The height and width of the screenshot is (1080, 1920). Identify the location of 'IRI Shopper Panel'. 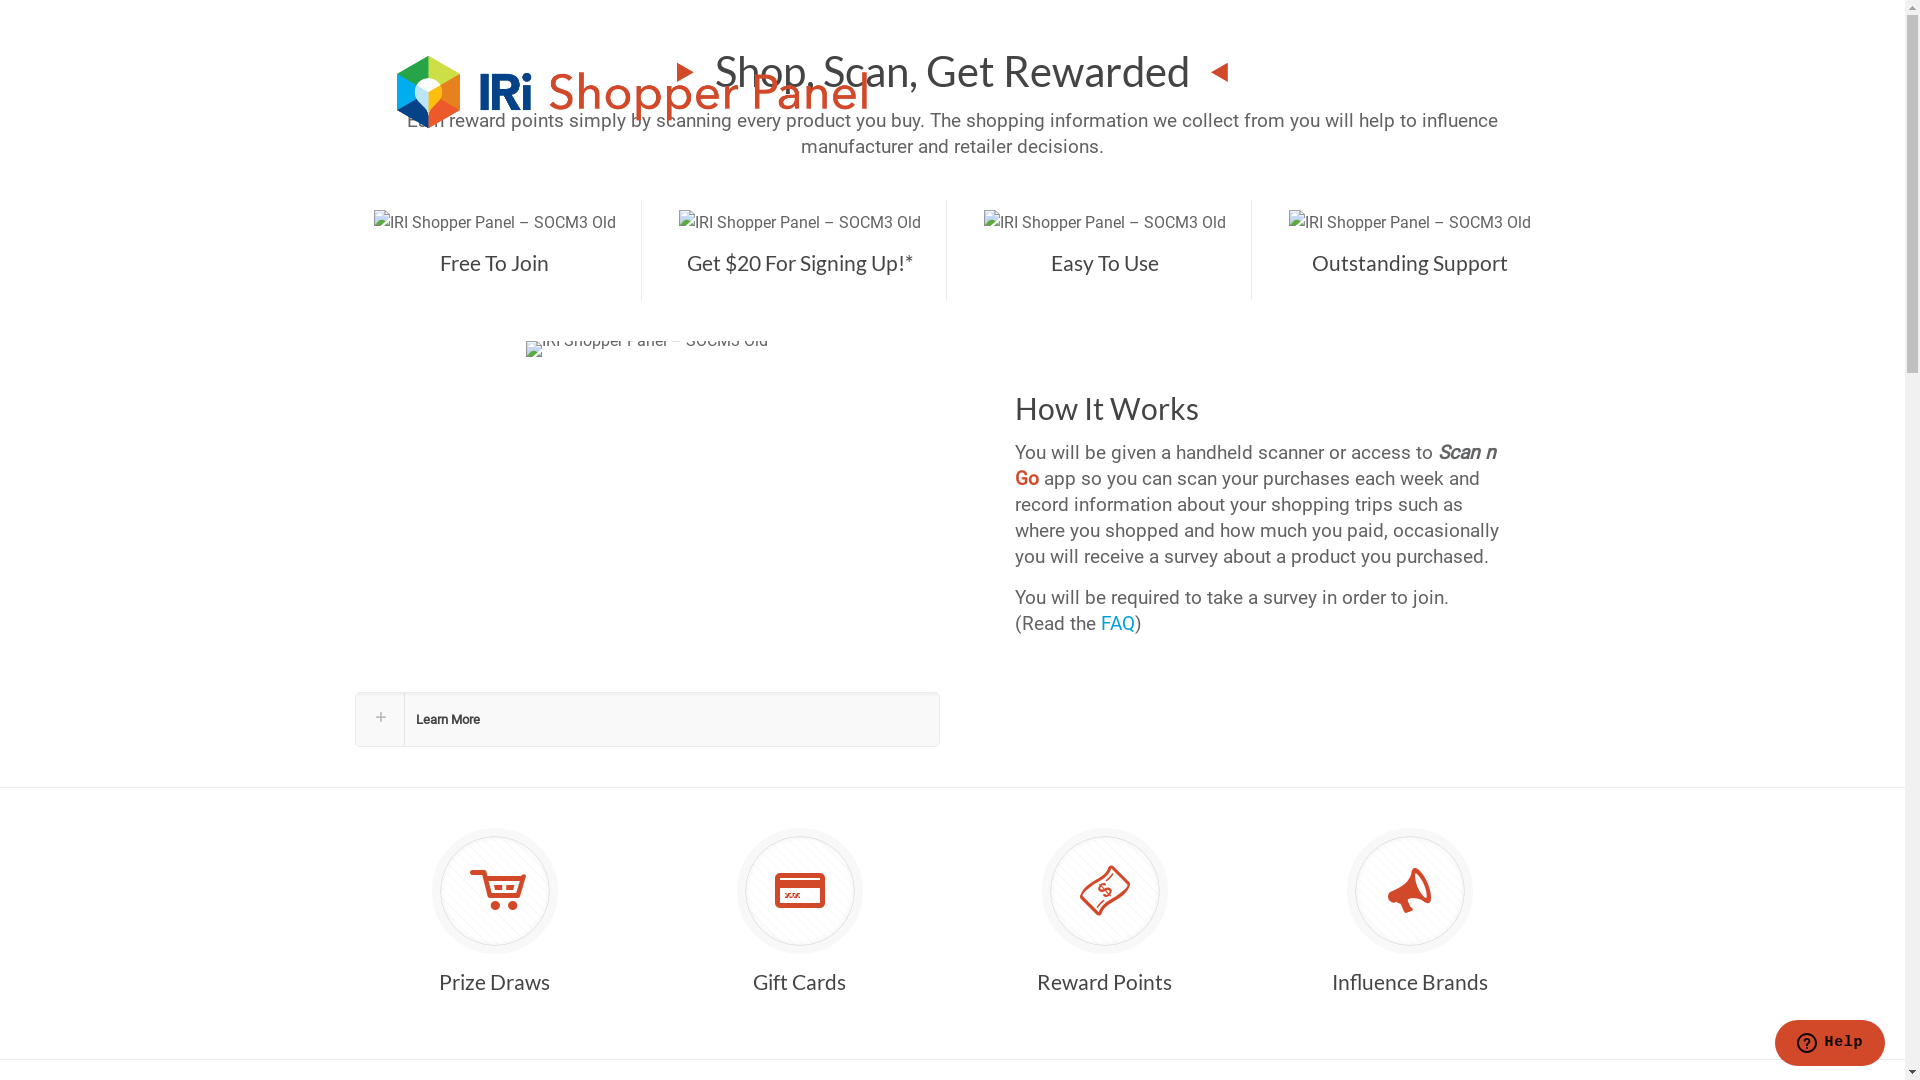
(636, 91).